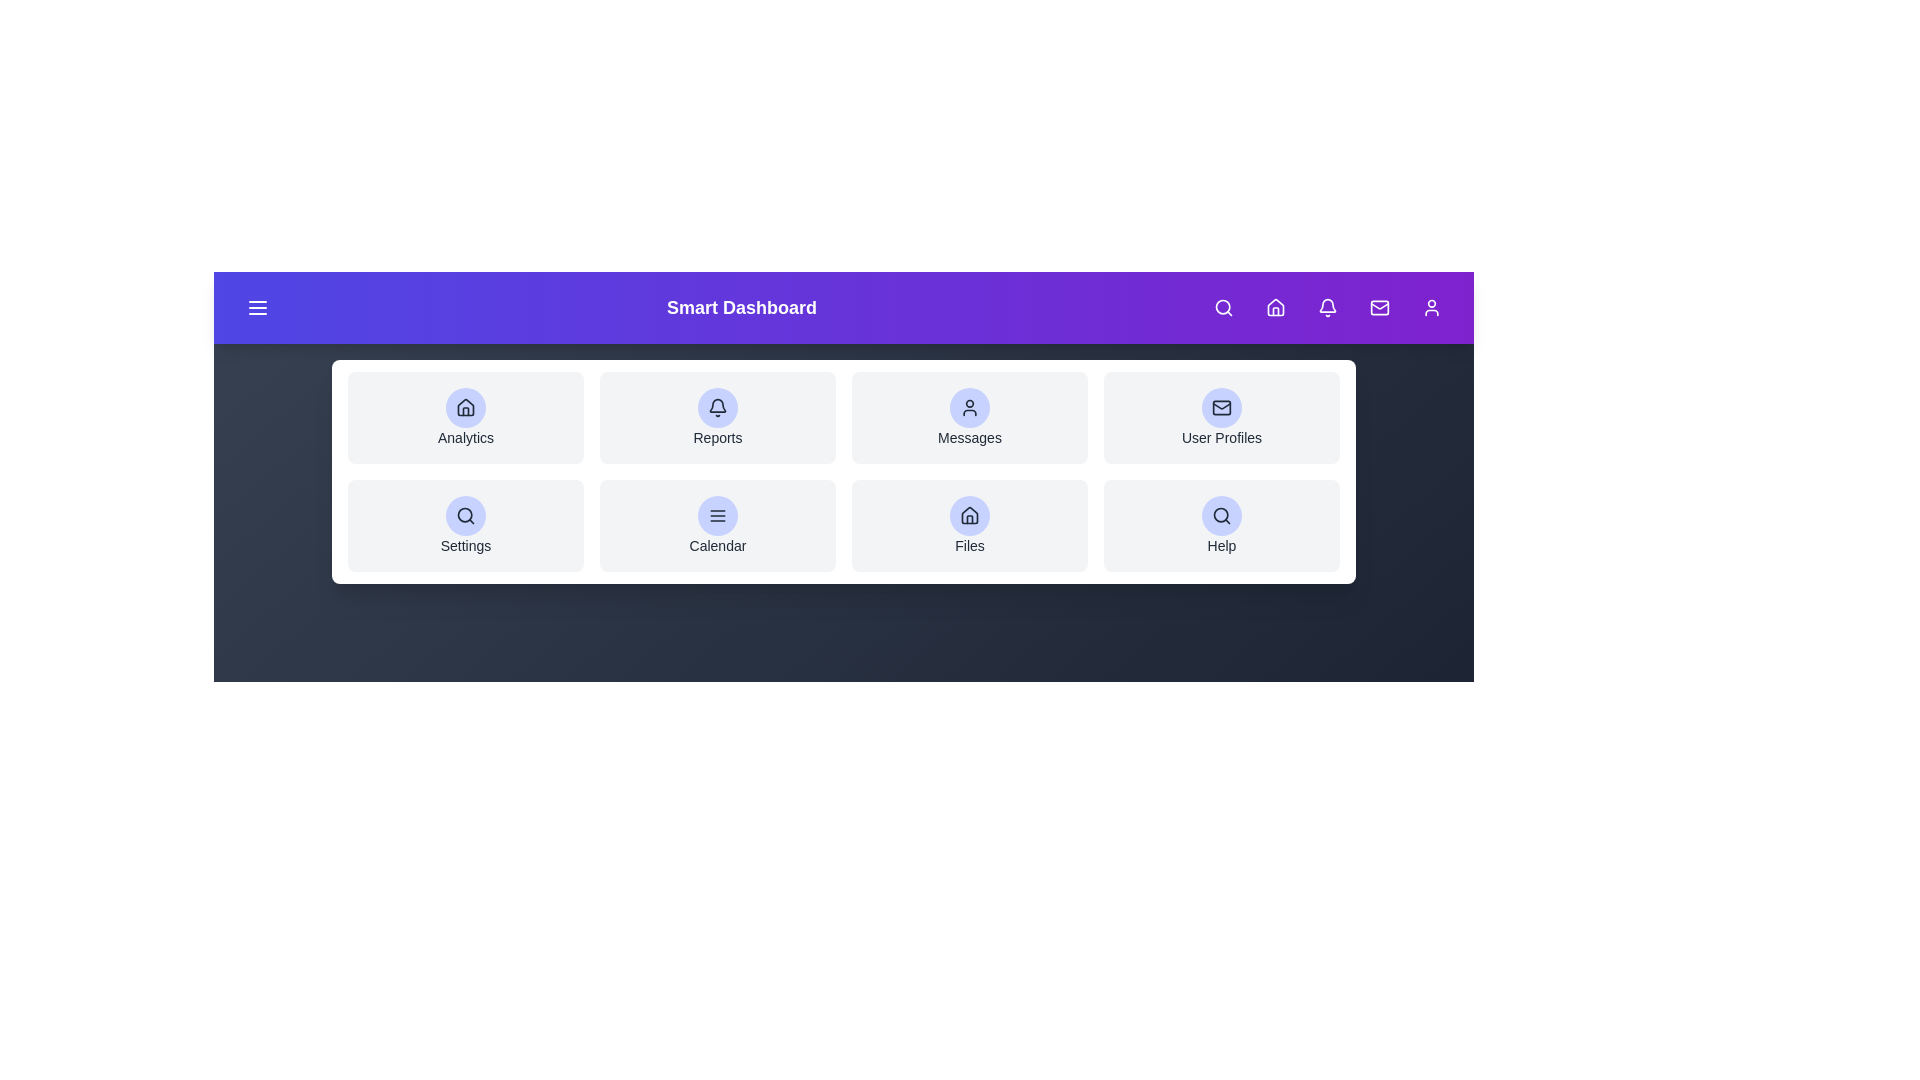  What do you see at coordinates (969, 524) in the screenshot?
I see `the grid item labeled Files` at bounding box center [969, 524].